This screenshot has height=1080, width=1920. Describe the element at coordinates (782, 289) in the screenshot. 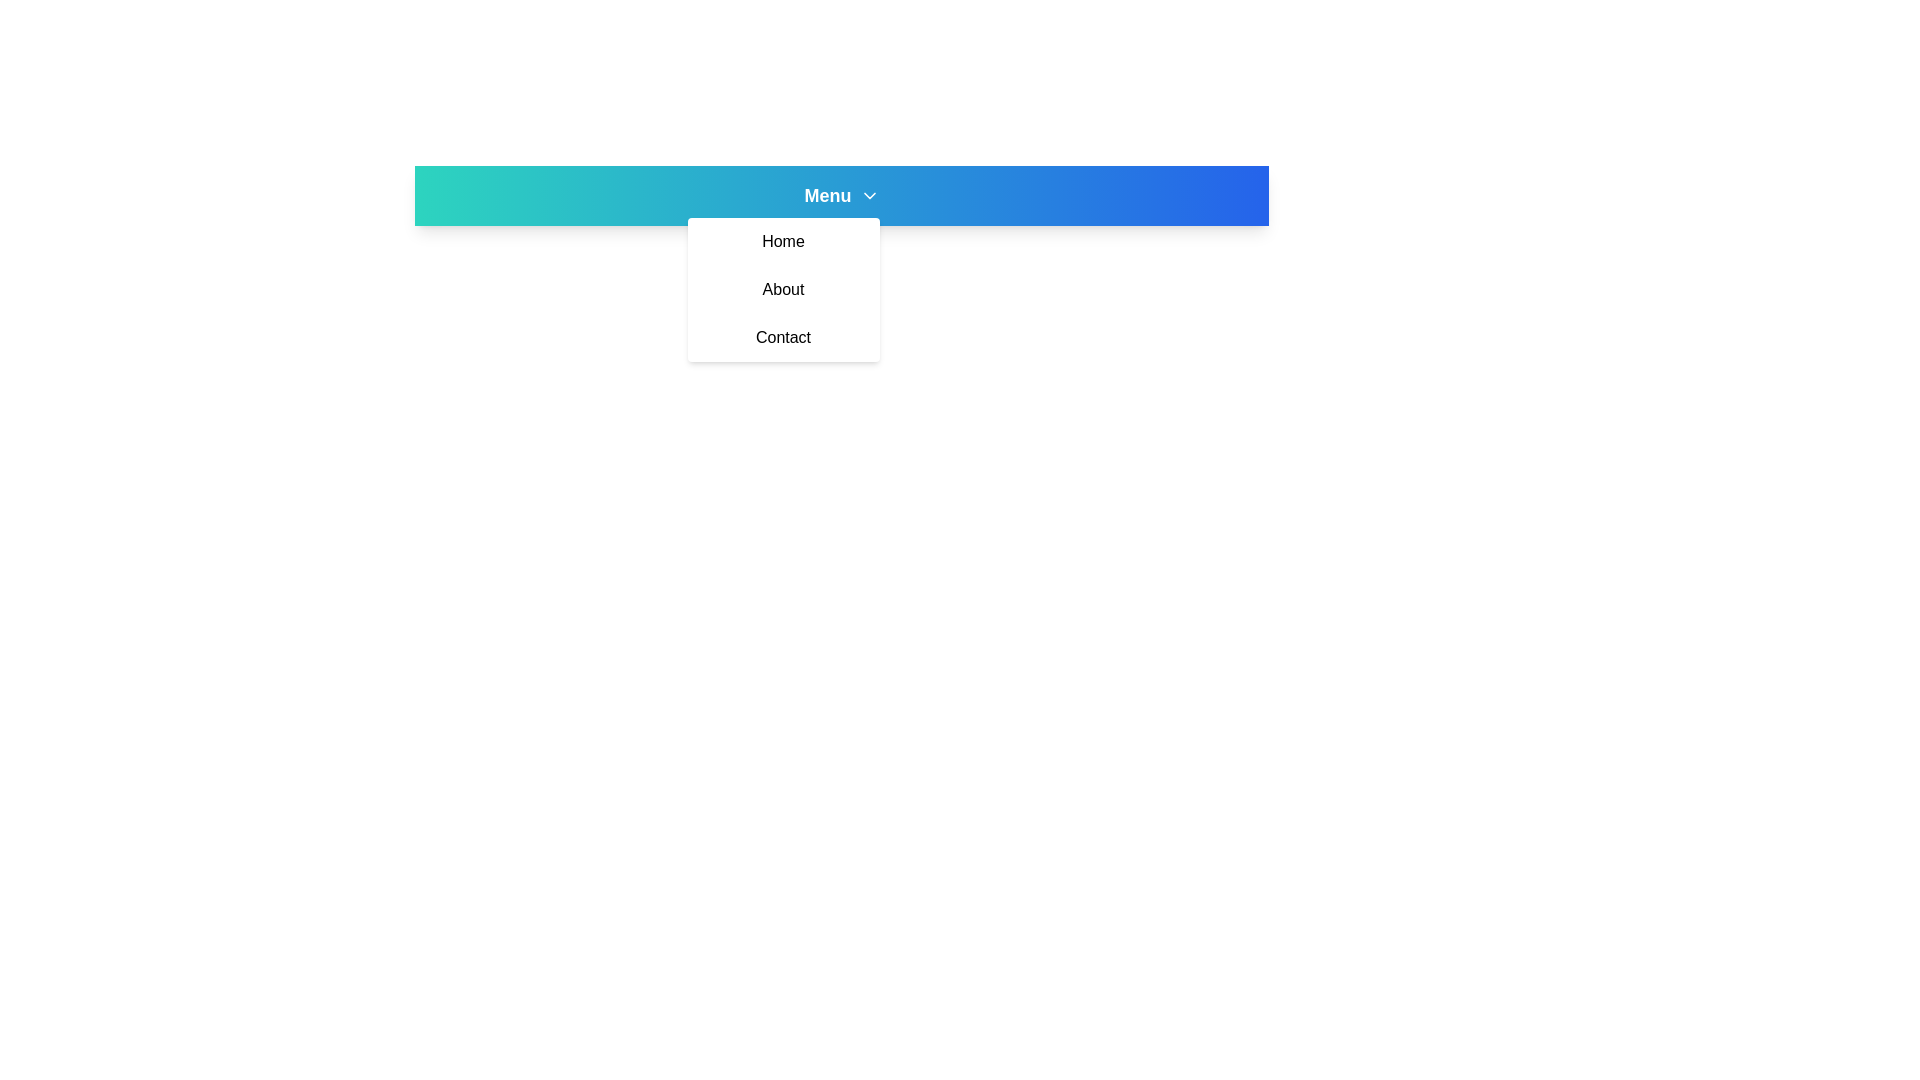

I see `the menu item About` at that location.